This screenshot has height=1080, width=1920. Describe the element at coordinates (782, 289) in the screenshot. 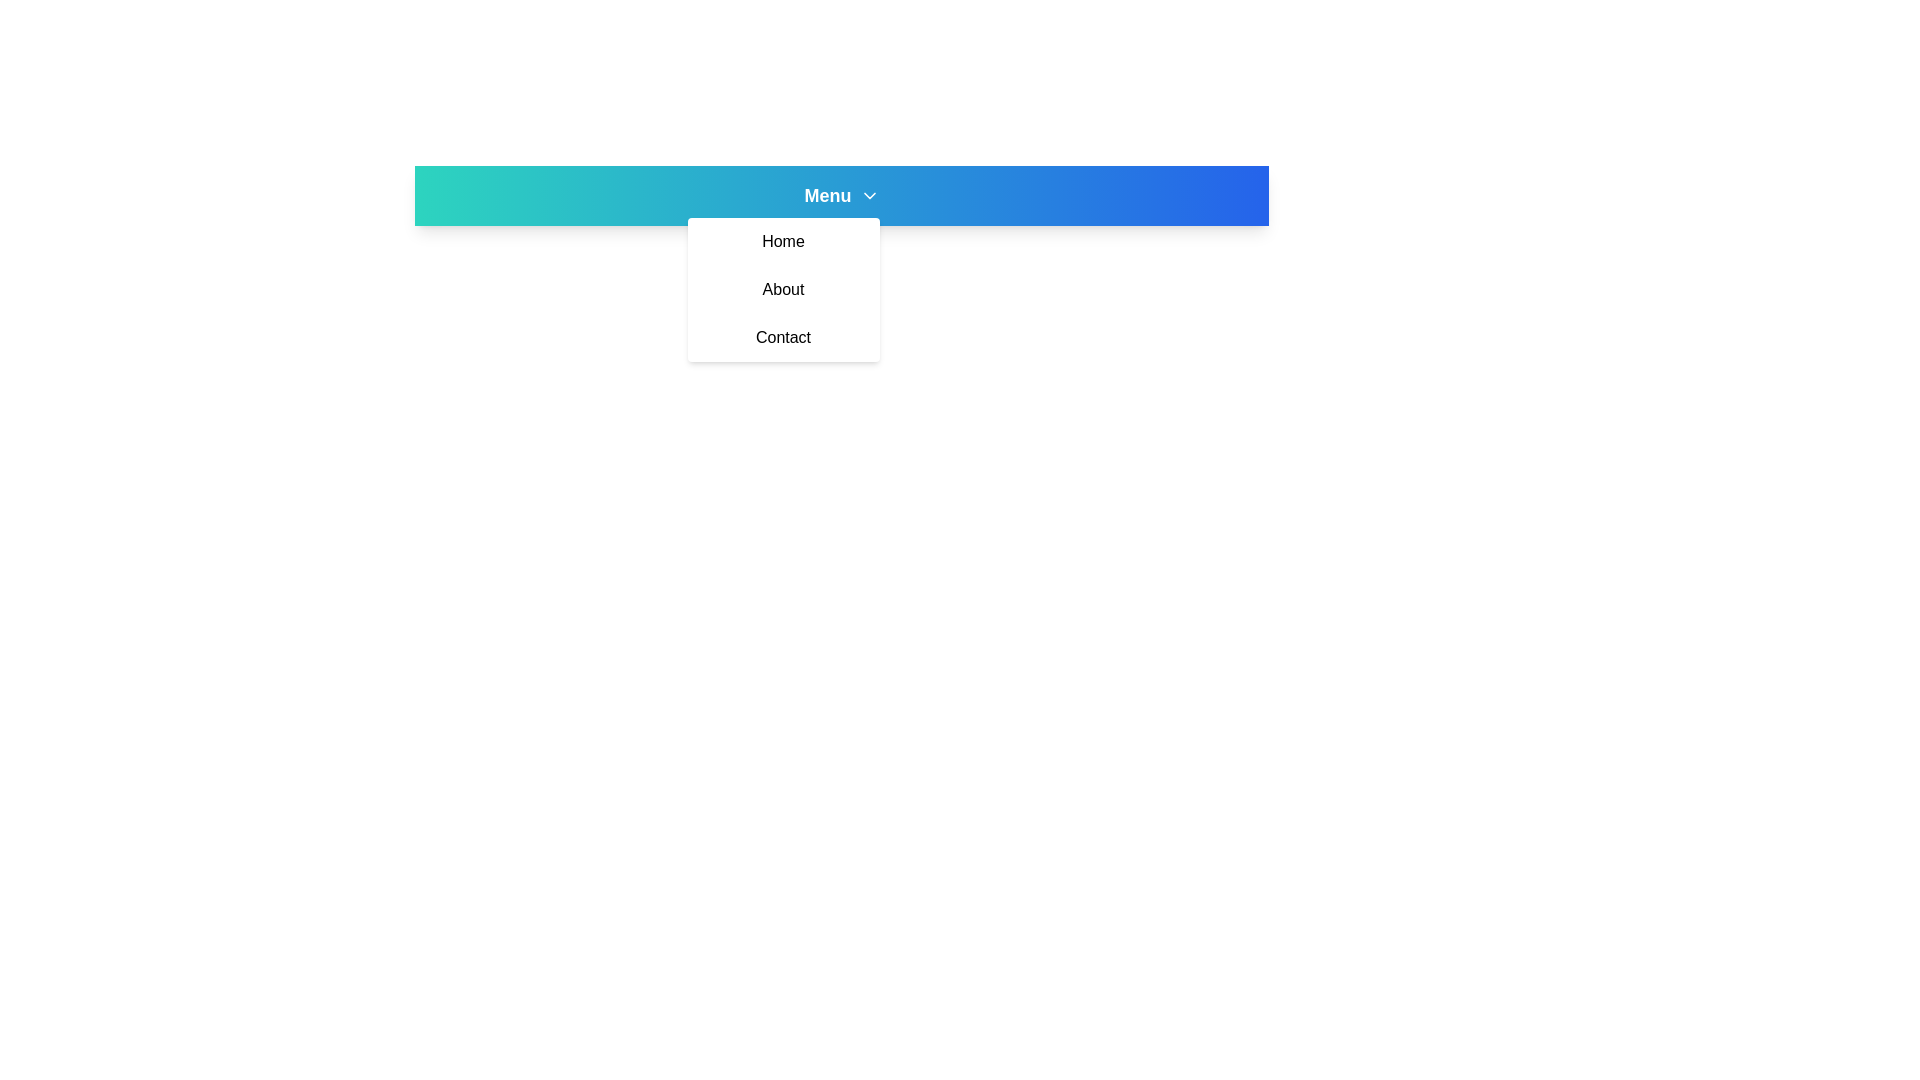

I see `the menu item About` at that location.